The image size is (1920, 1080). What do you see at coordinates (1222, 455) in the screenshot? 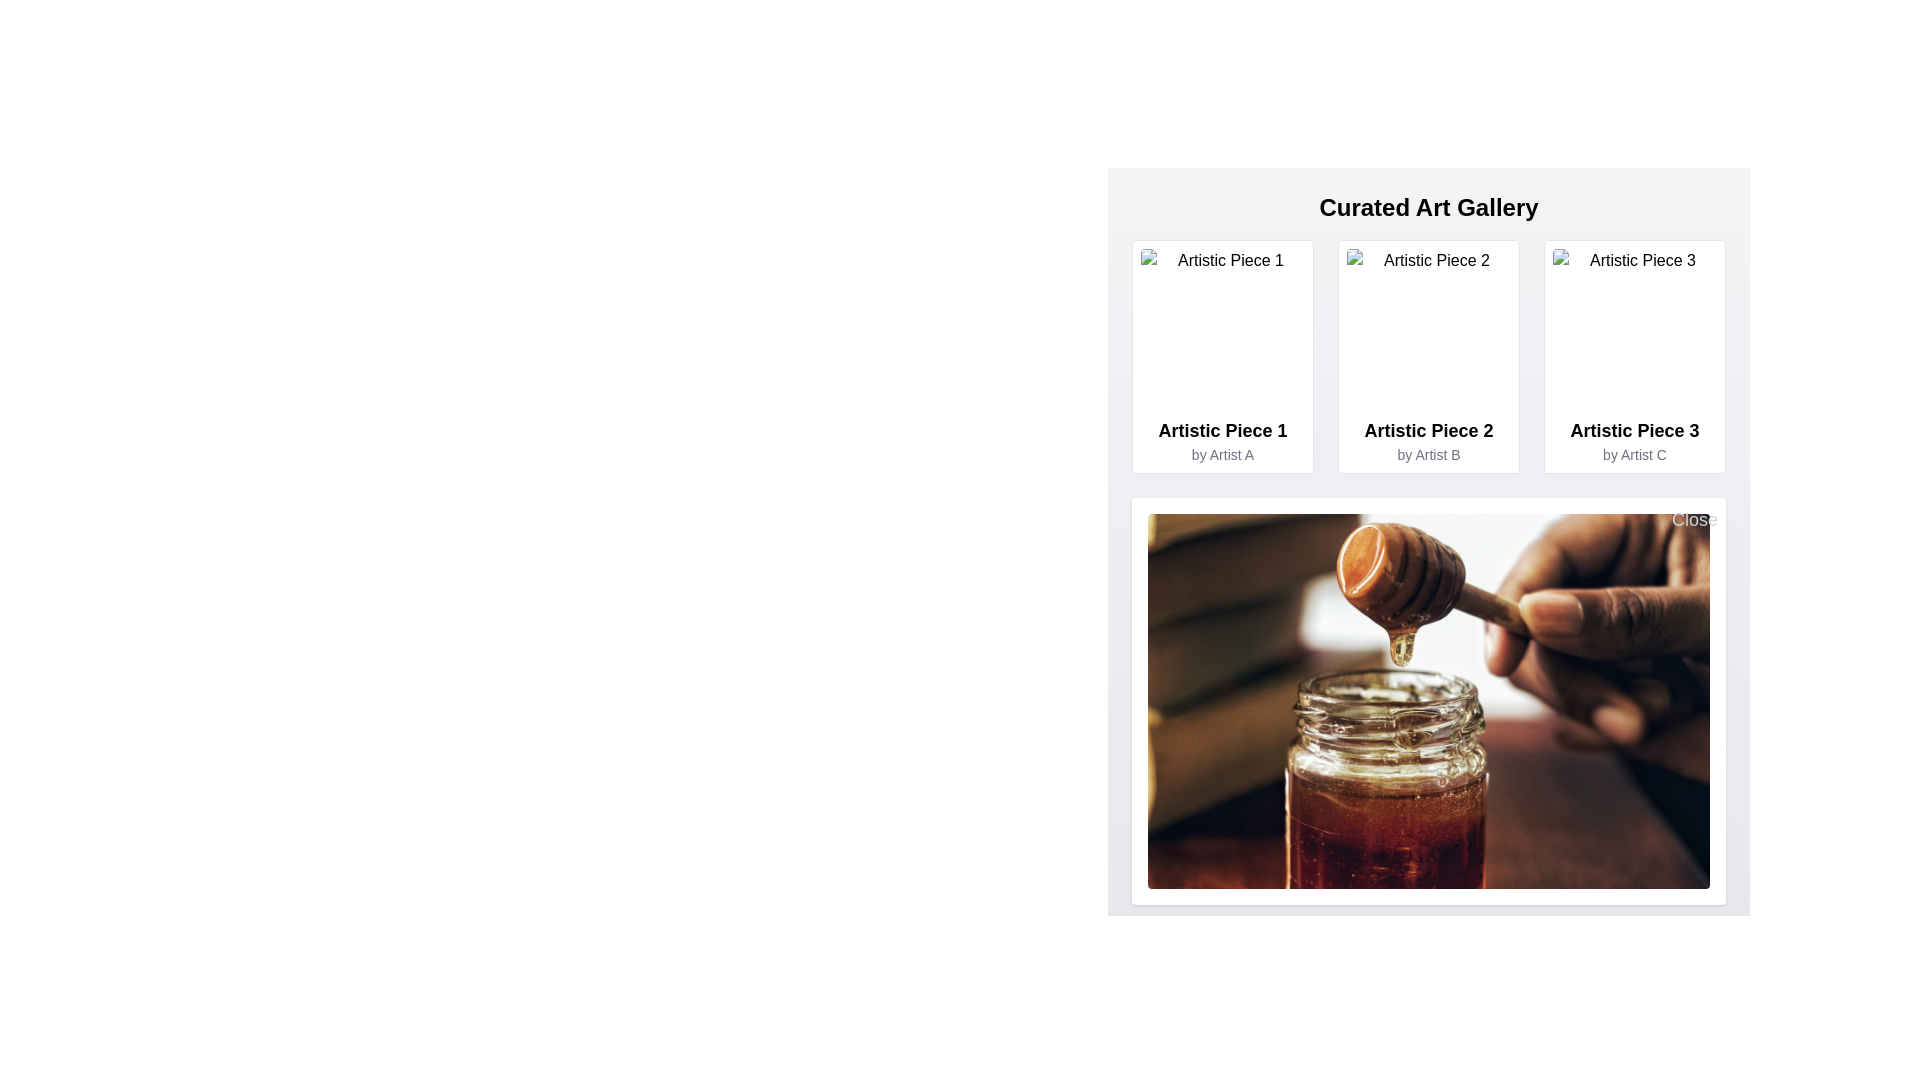
I see `the non-interactive text label indicating the creator of the associated art piece located directly below 'Artistic Piece 1' in the top-left corner of the gallery grid` at bounding box center [1222, 455].